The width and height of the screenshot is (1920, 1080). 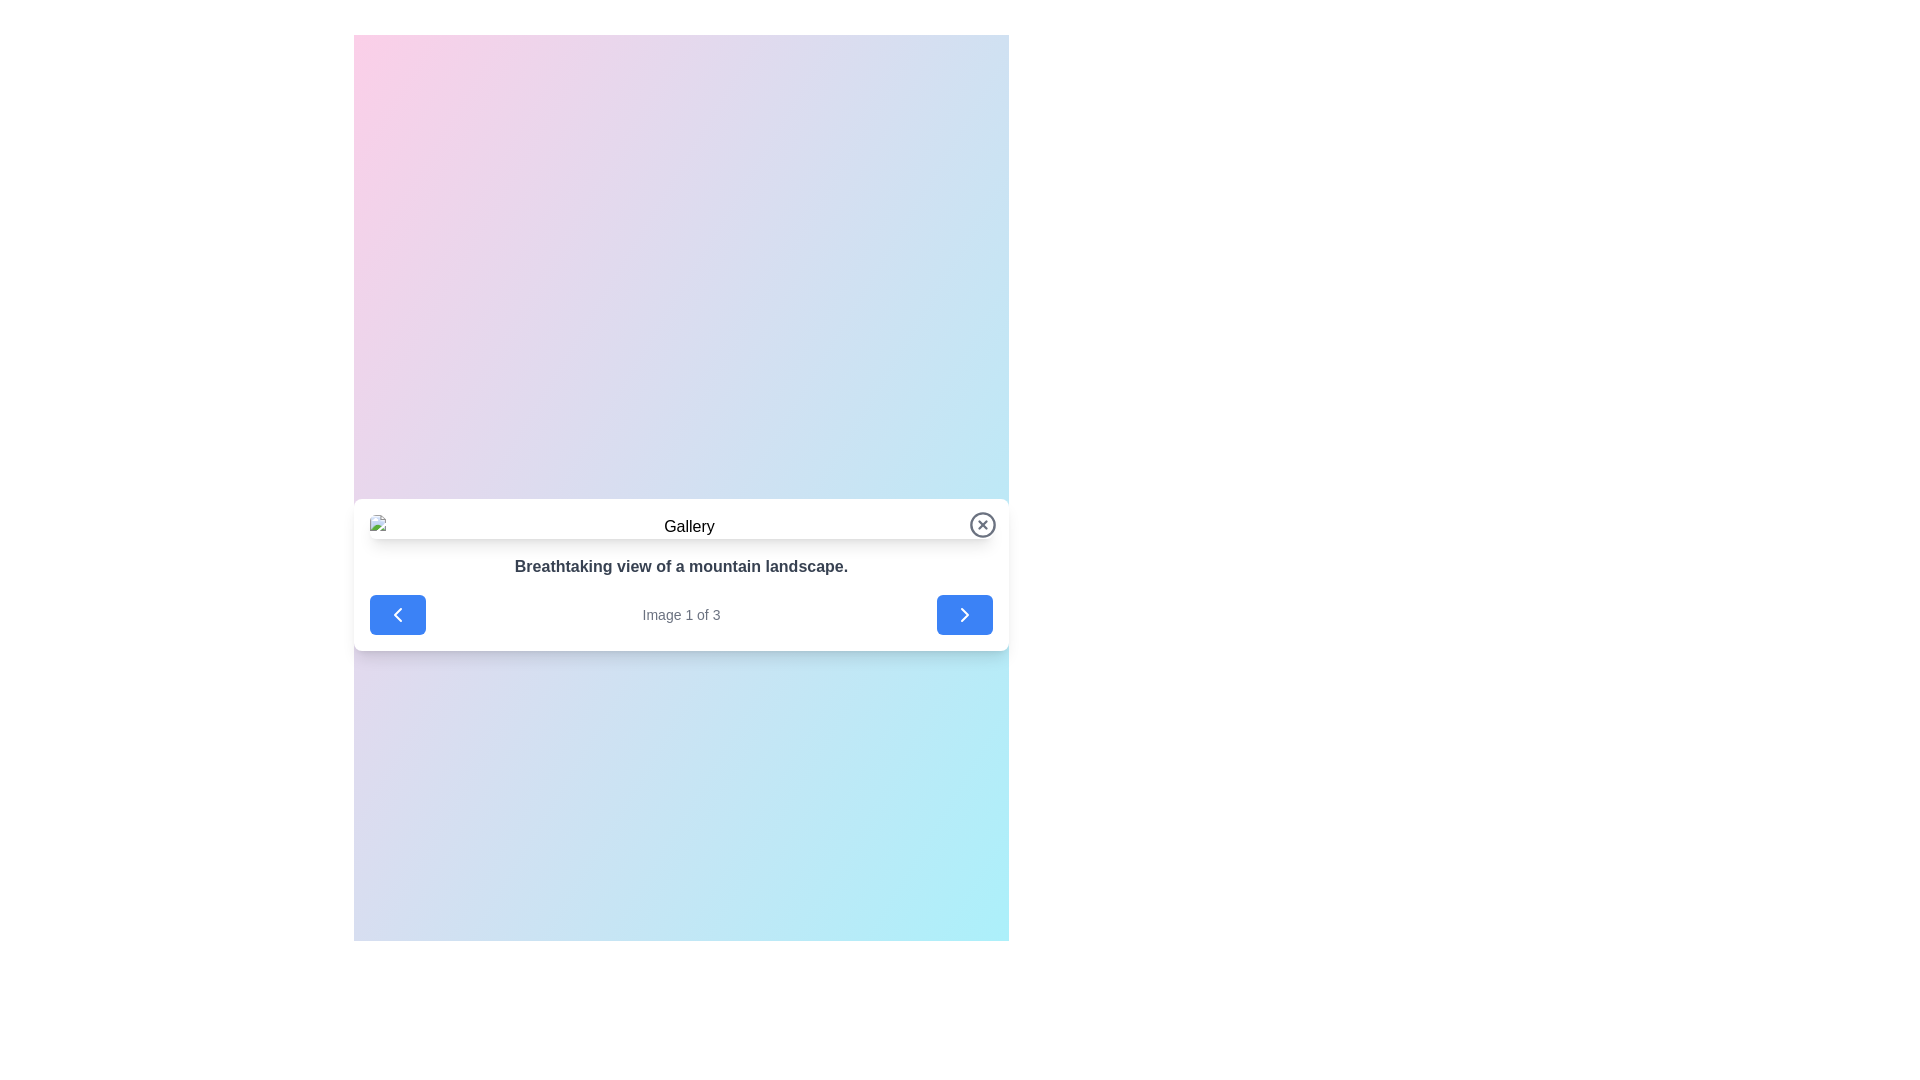 What do you see at coordinates (964, 613) in the screenshot?
I see `the Chevron navigation icon located within the blue circular button on the center-right of the card interface` at bounding box center [964, 613].